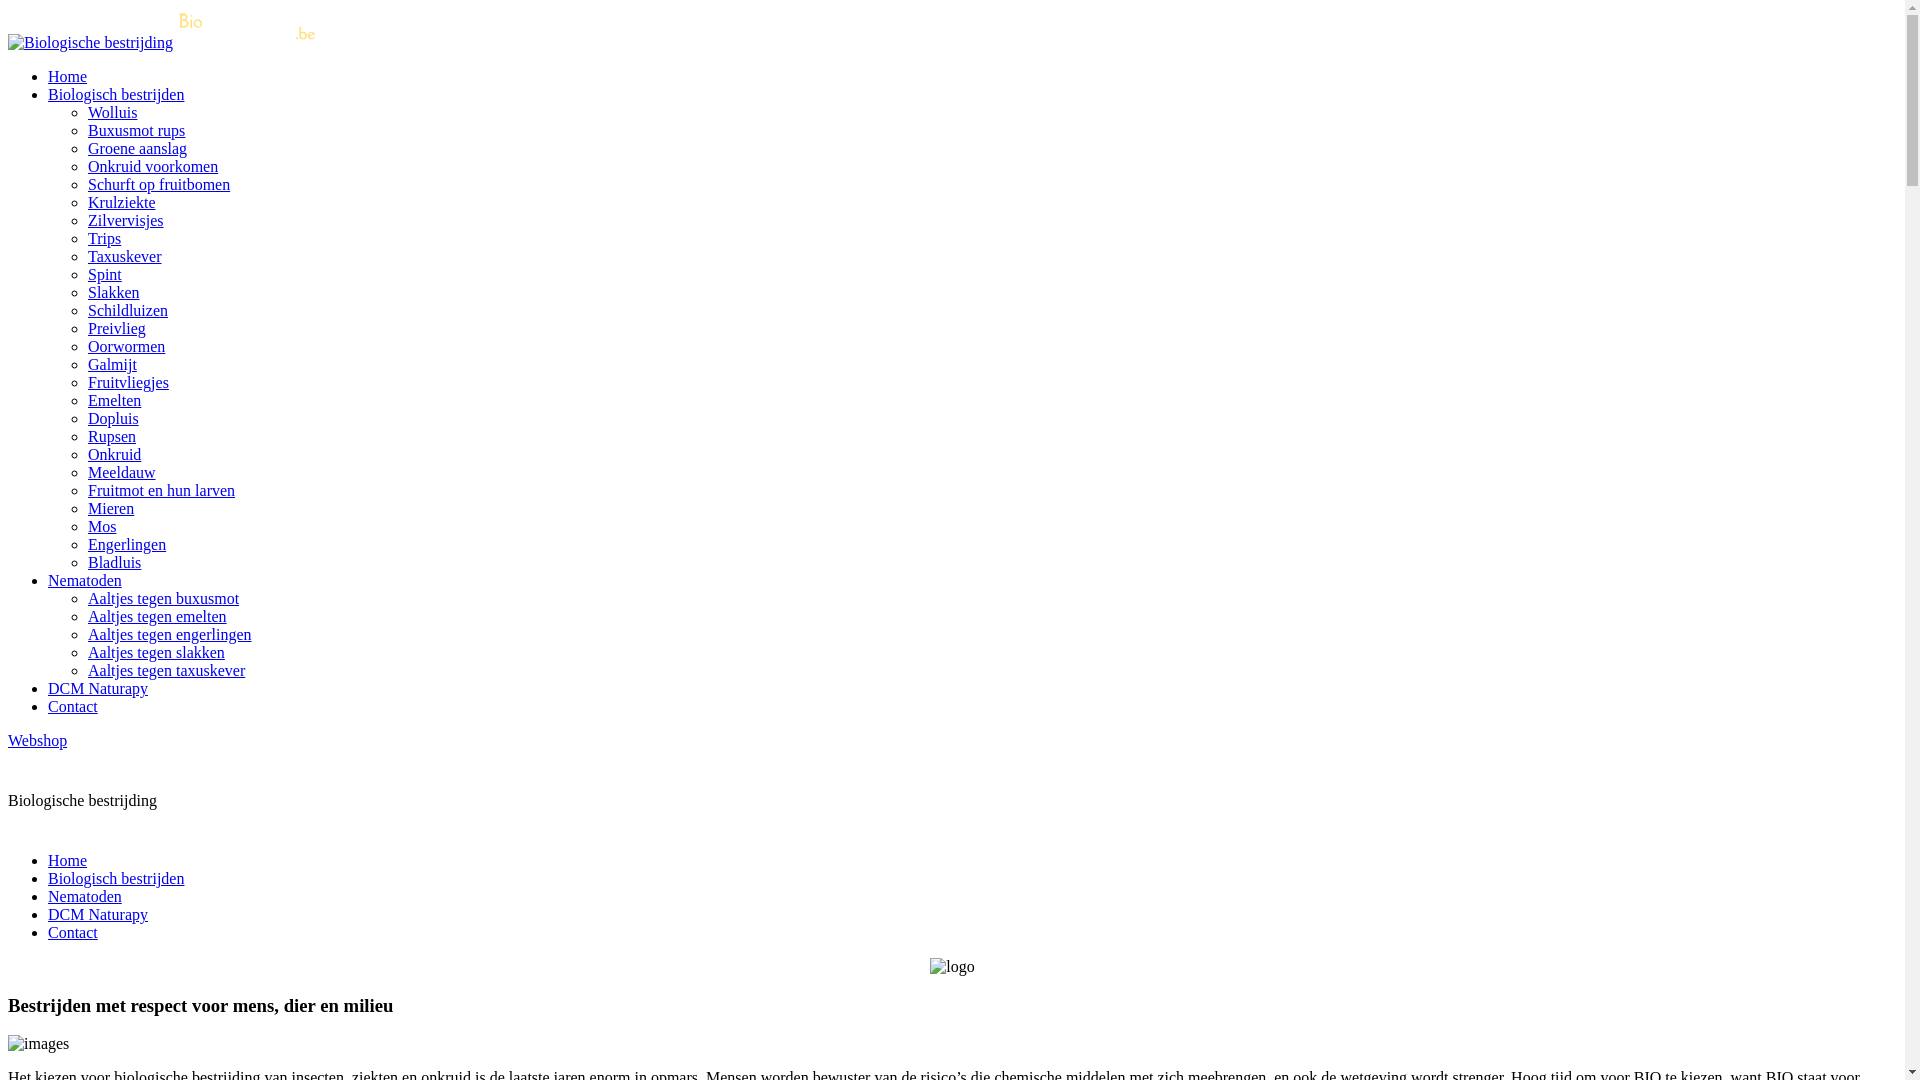 This screenshot has height=1080, width=1920. Describe the element at coordinates (86, 670) in the screenshot. I see `'Aaltjes tegen taxuskever'` at that location.